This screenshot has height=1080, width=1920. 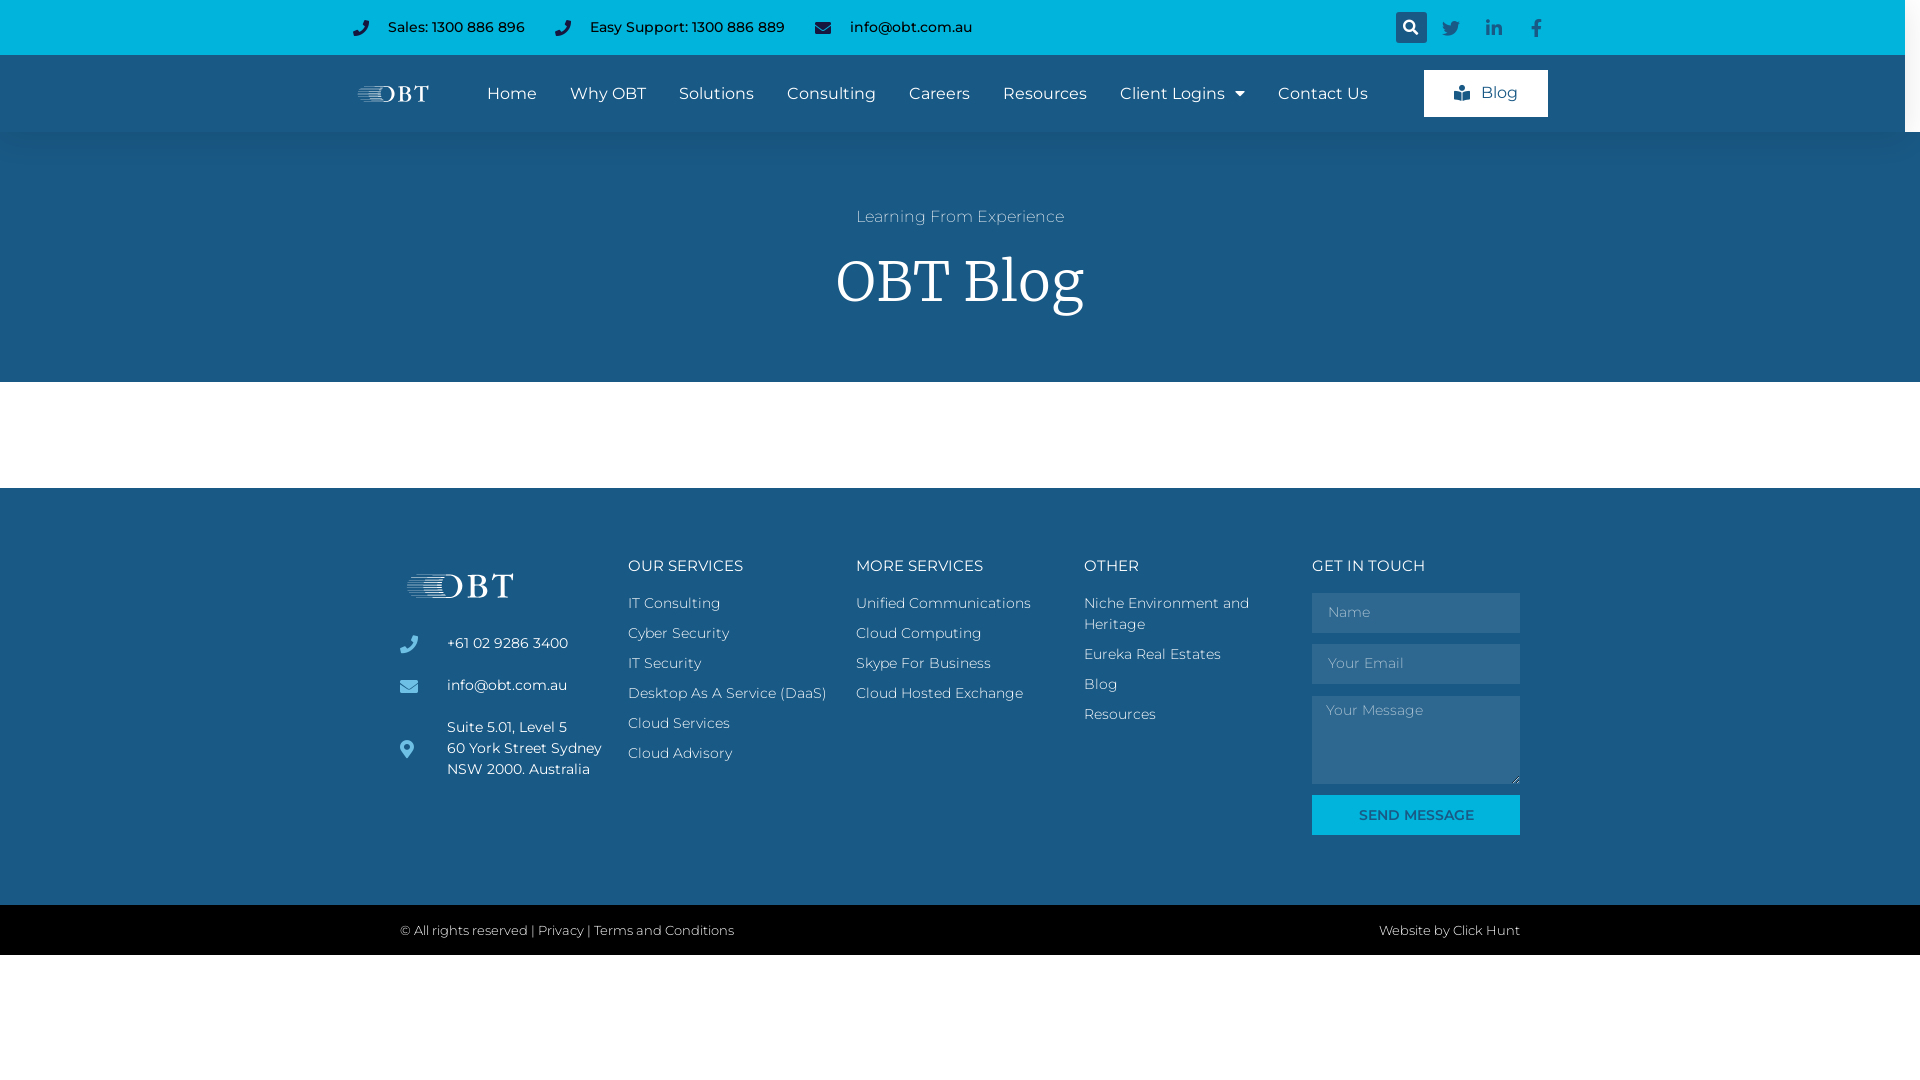 I want to click on 'SEND MESSAGE', so click(x=1415, y=814).